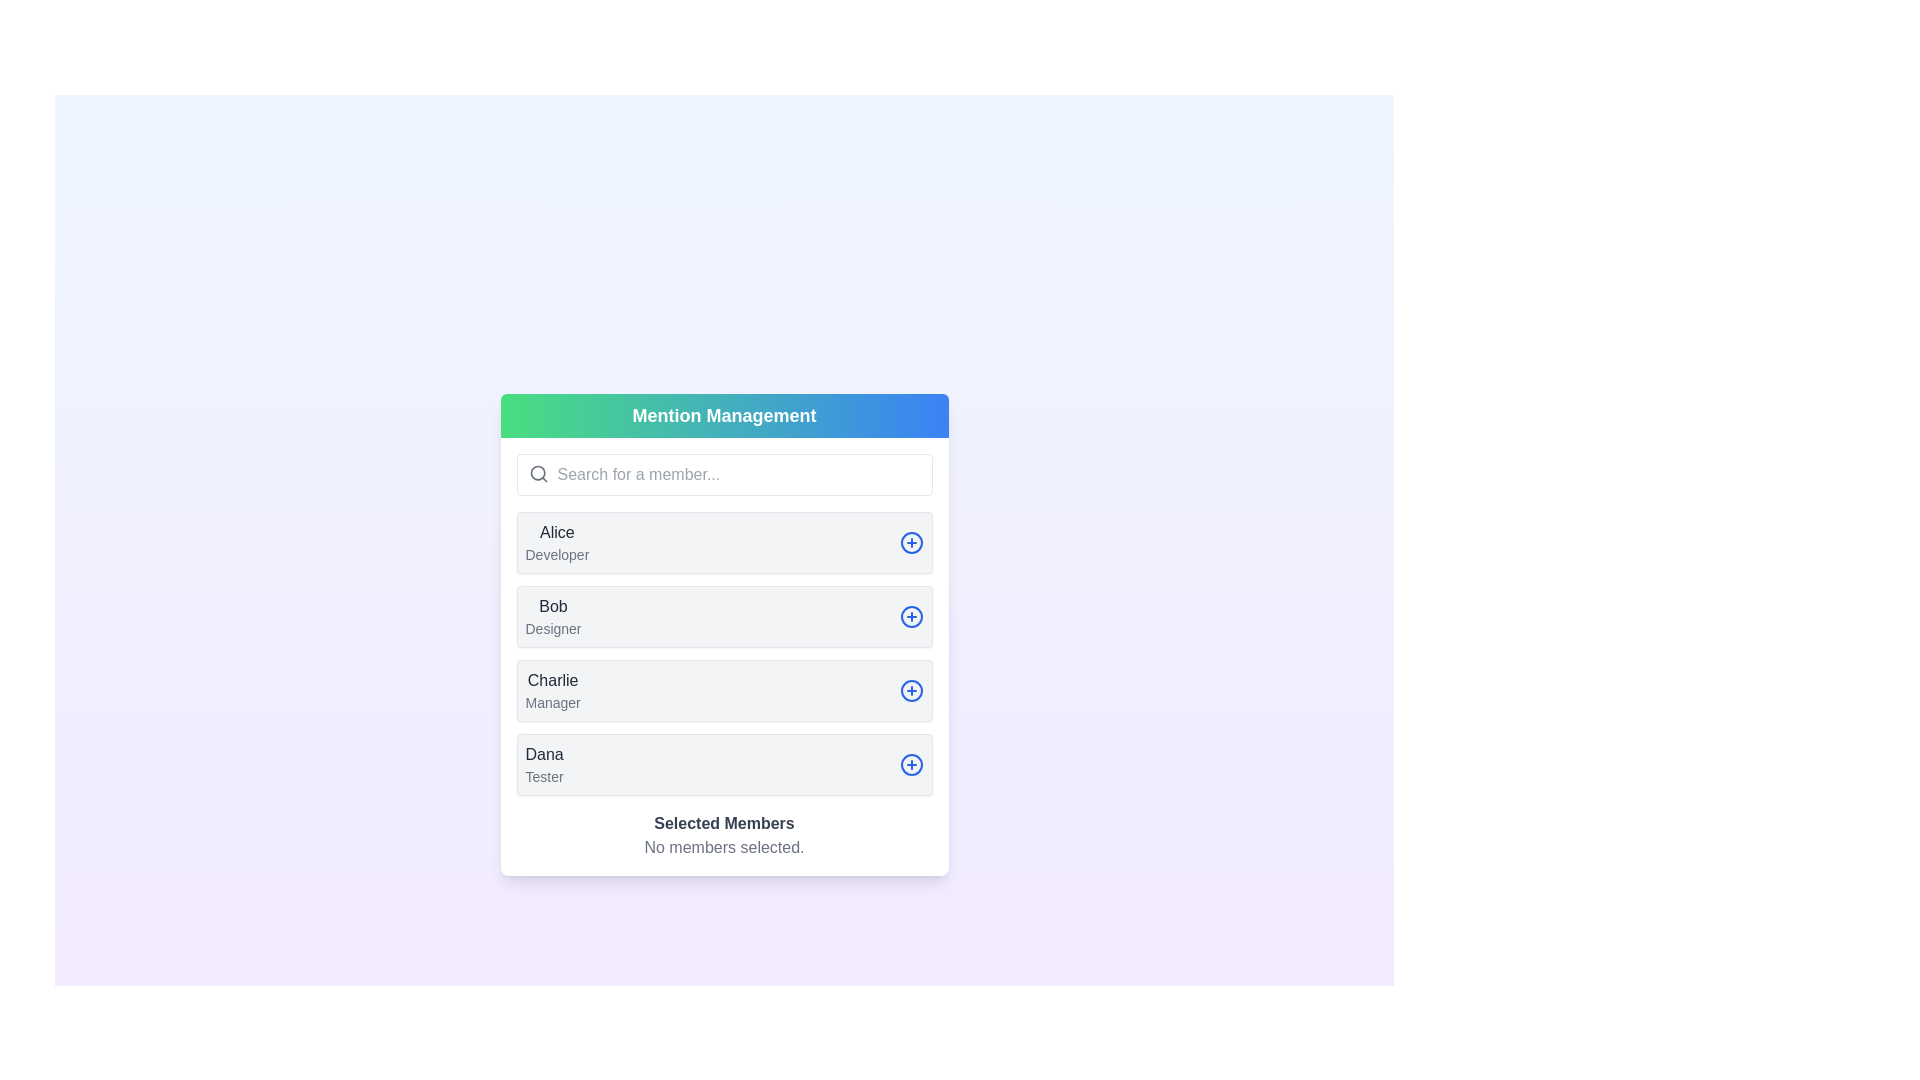 The height and width of the screenshot is (1080, 1920). Describe the element at coordinates (557, 531) in the screenshot. I see `the text label displaying 'Alice' in the Mention Management dialog, which is aligned to the top-left corner and above 'Developer'` at that location.